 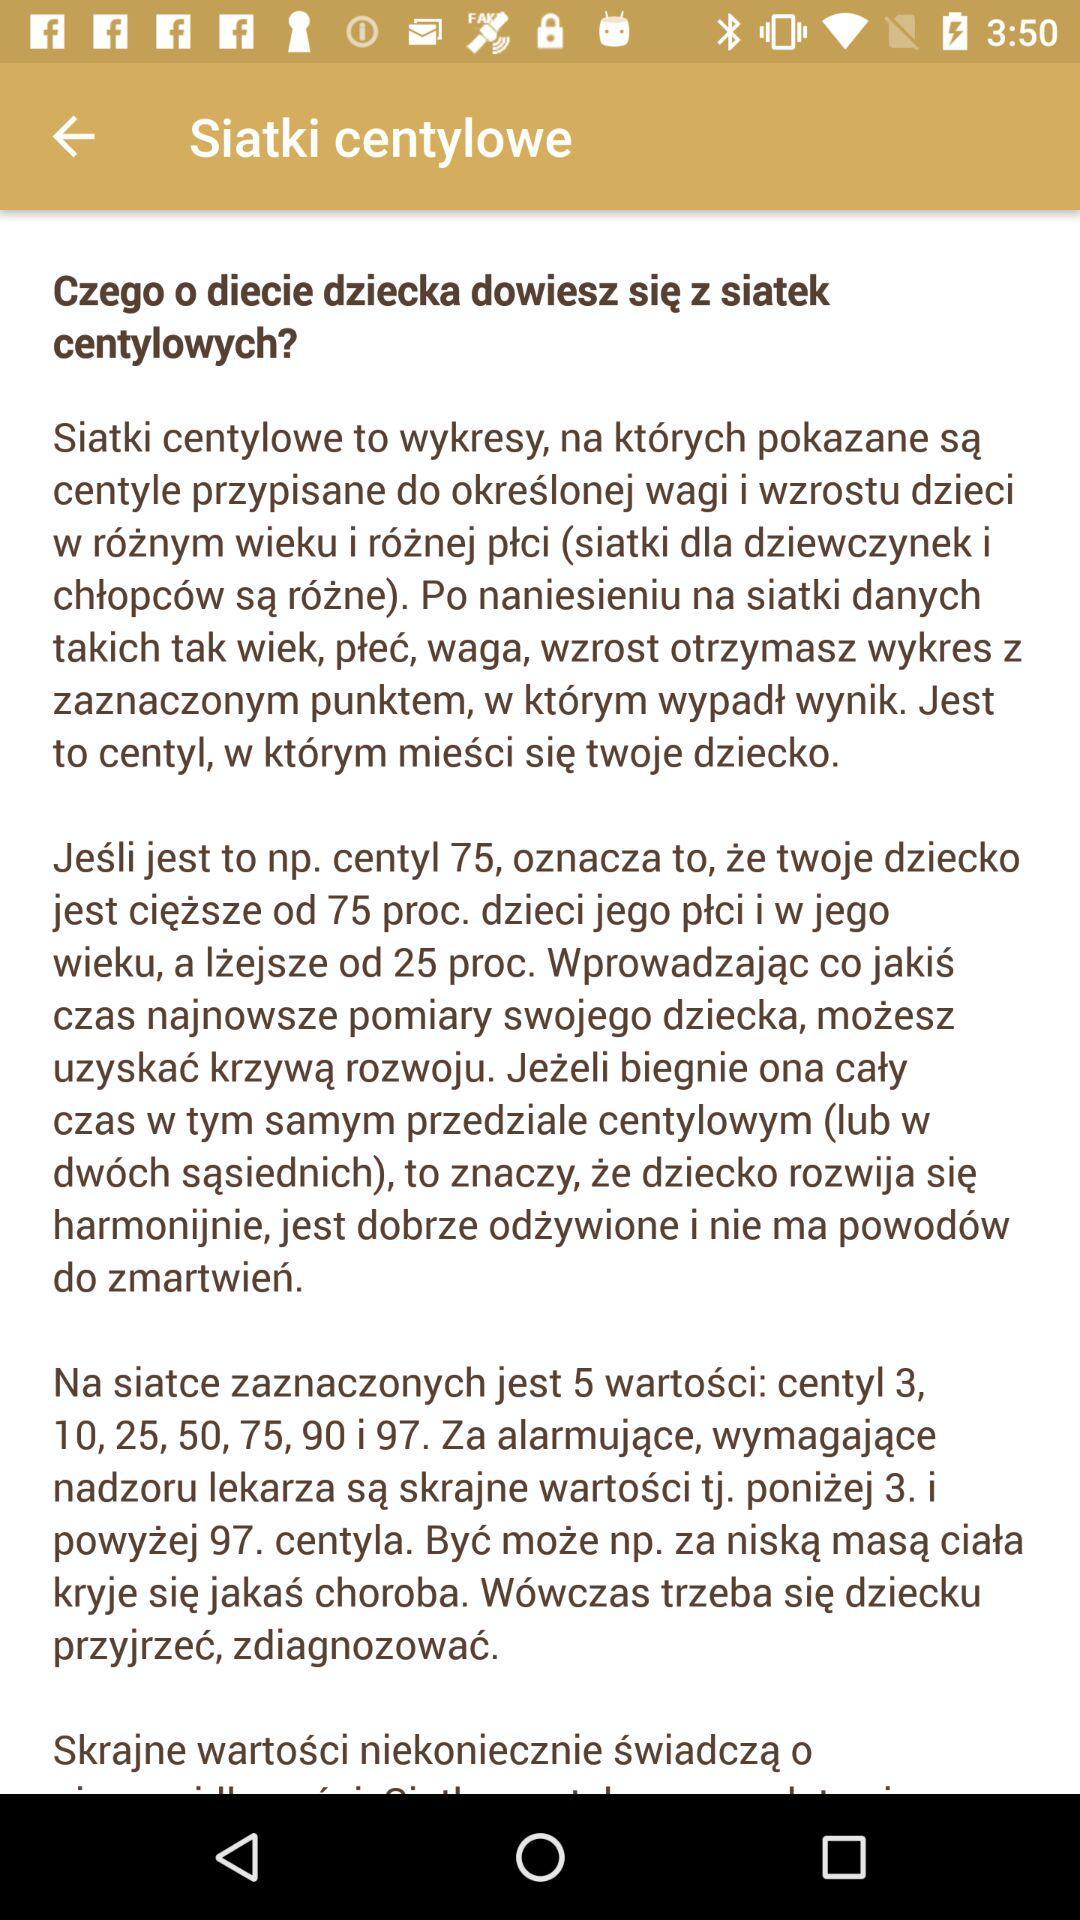 I want to click on the app to the left of the siatki centylowe app, so click(x=72, y=135).